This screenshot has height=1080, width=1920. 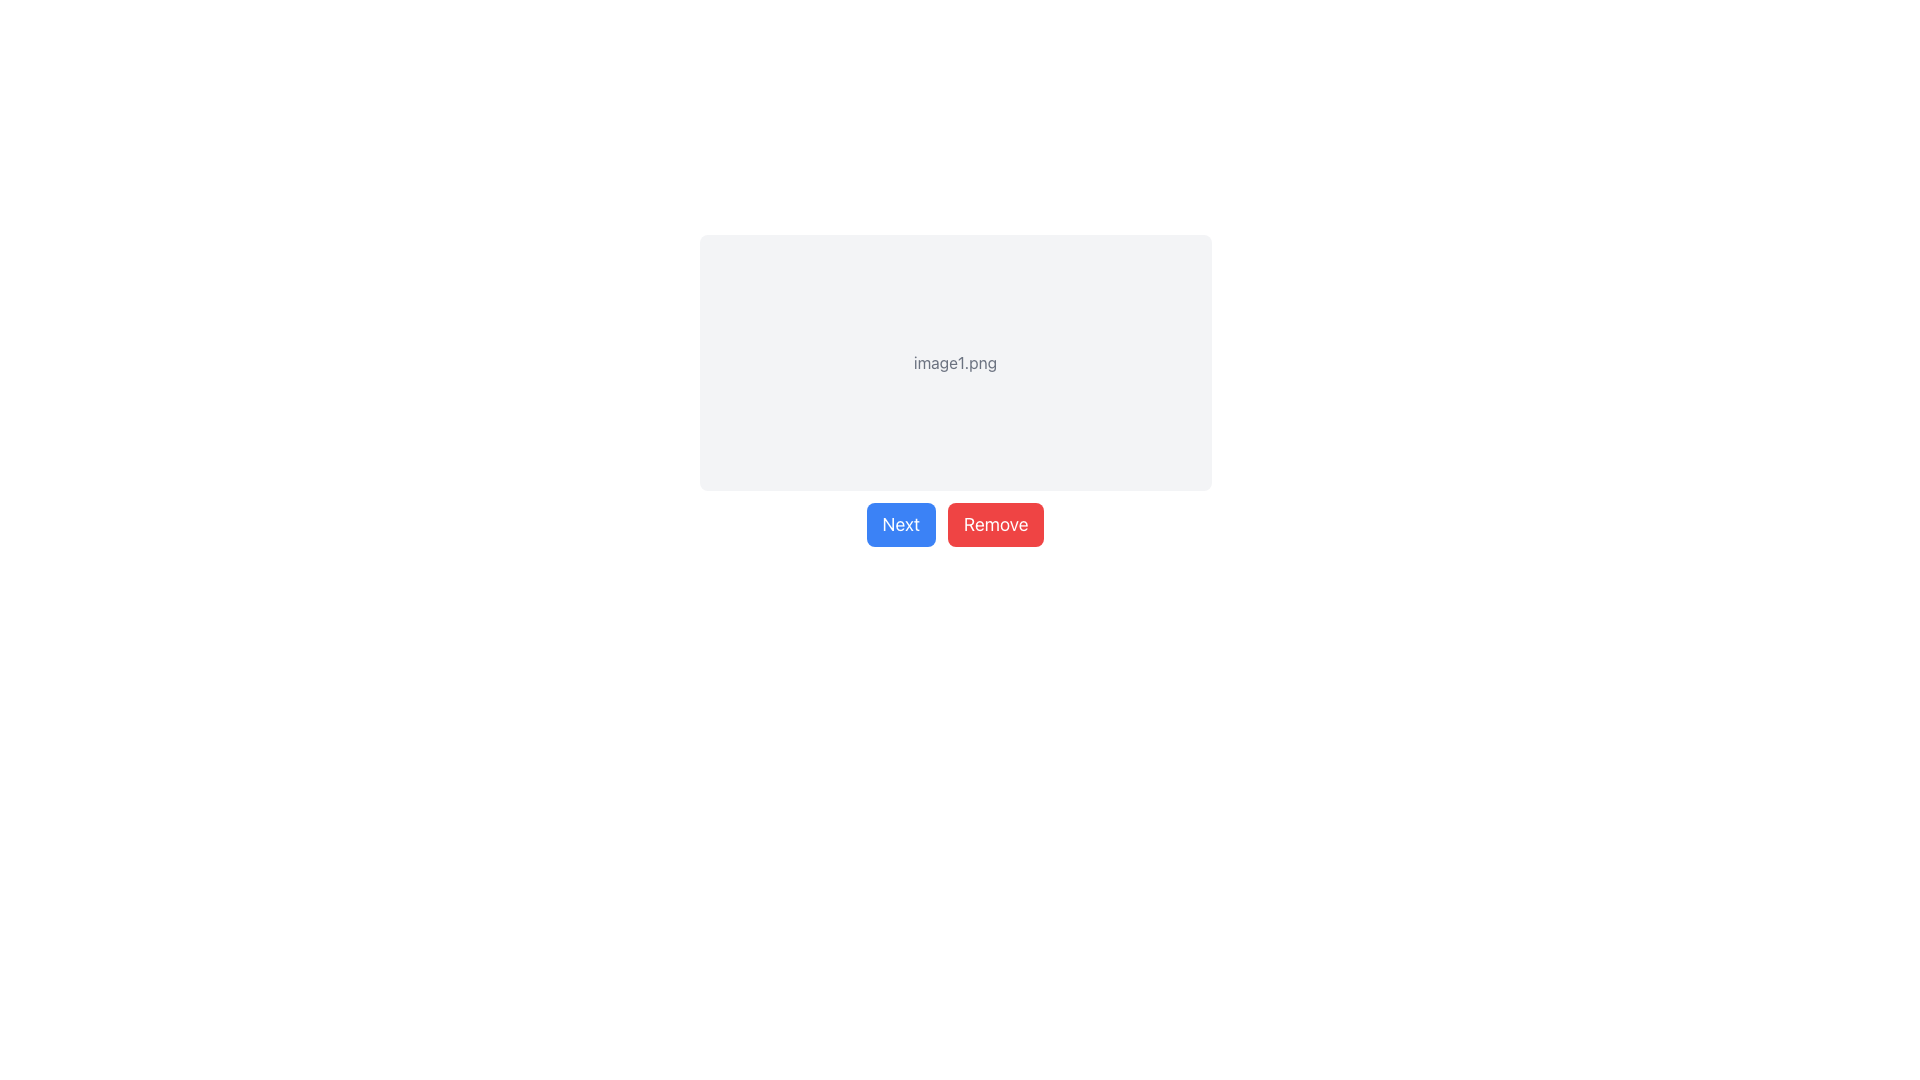 What do you see at coordinates (900, 523) in the screenshot?
I see `the navigation button located to the left of the 'Remove' button to proceed to the next step in the workflow` at bounding box center [900, 523].